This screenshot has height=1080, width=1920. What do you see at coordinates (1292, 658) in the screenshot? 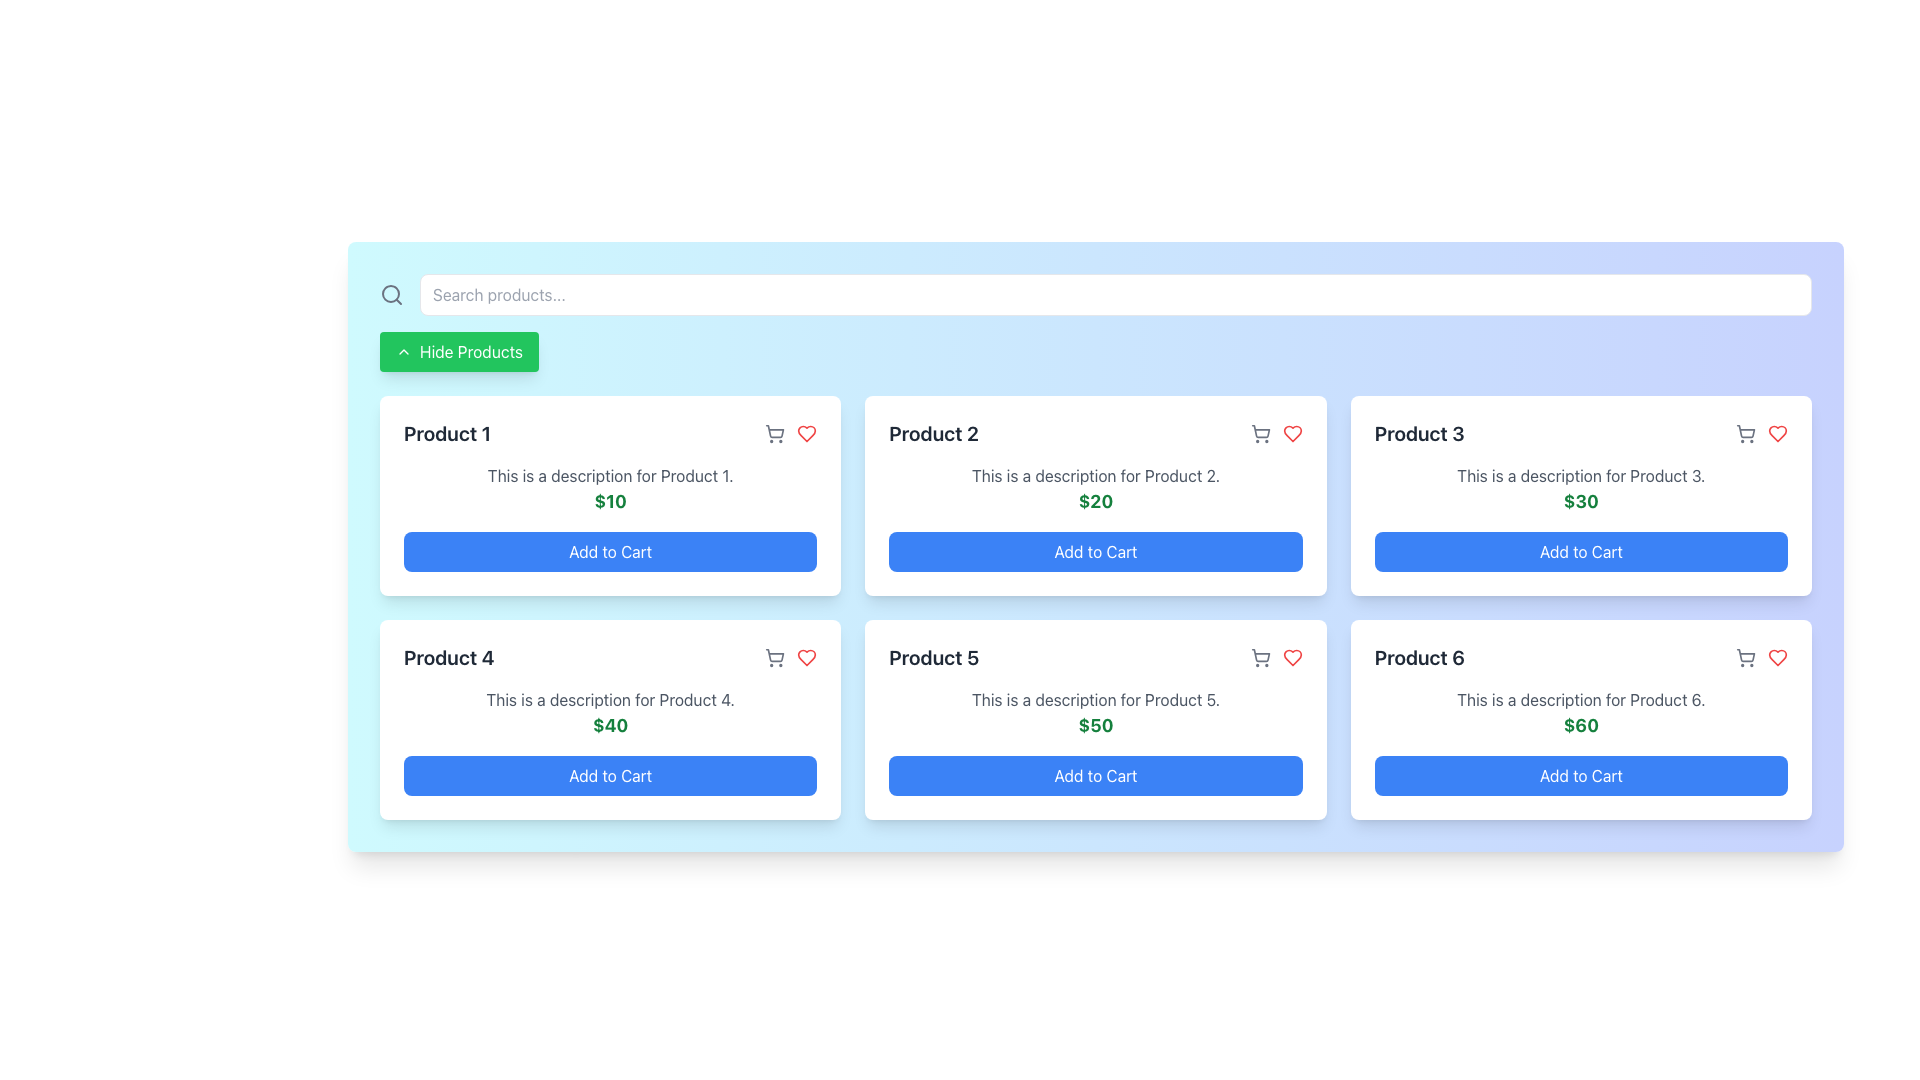
I see `the 'favorite' toggle button located in the upper-right corner of the 'Product 5' card` at bounding box center [1292, 658].